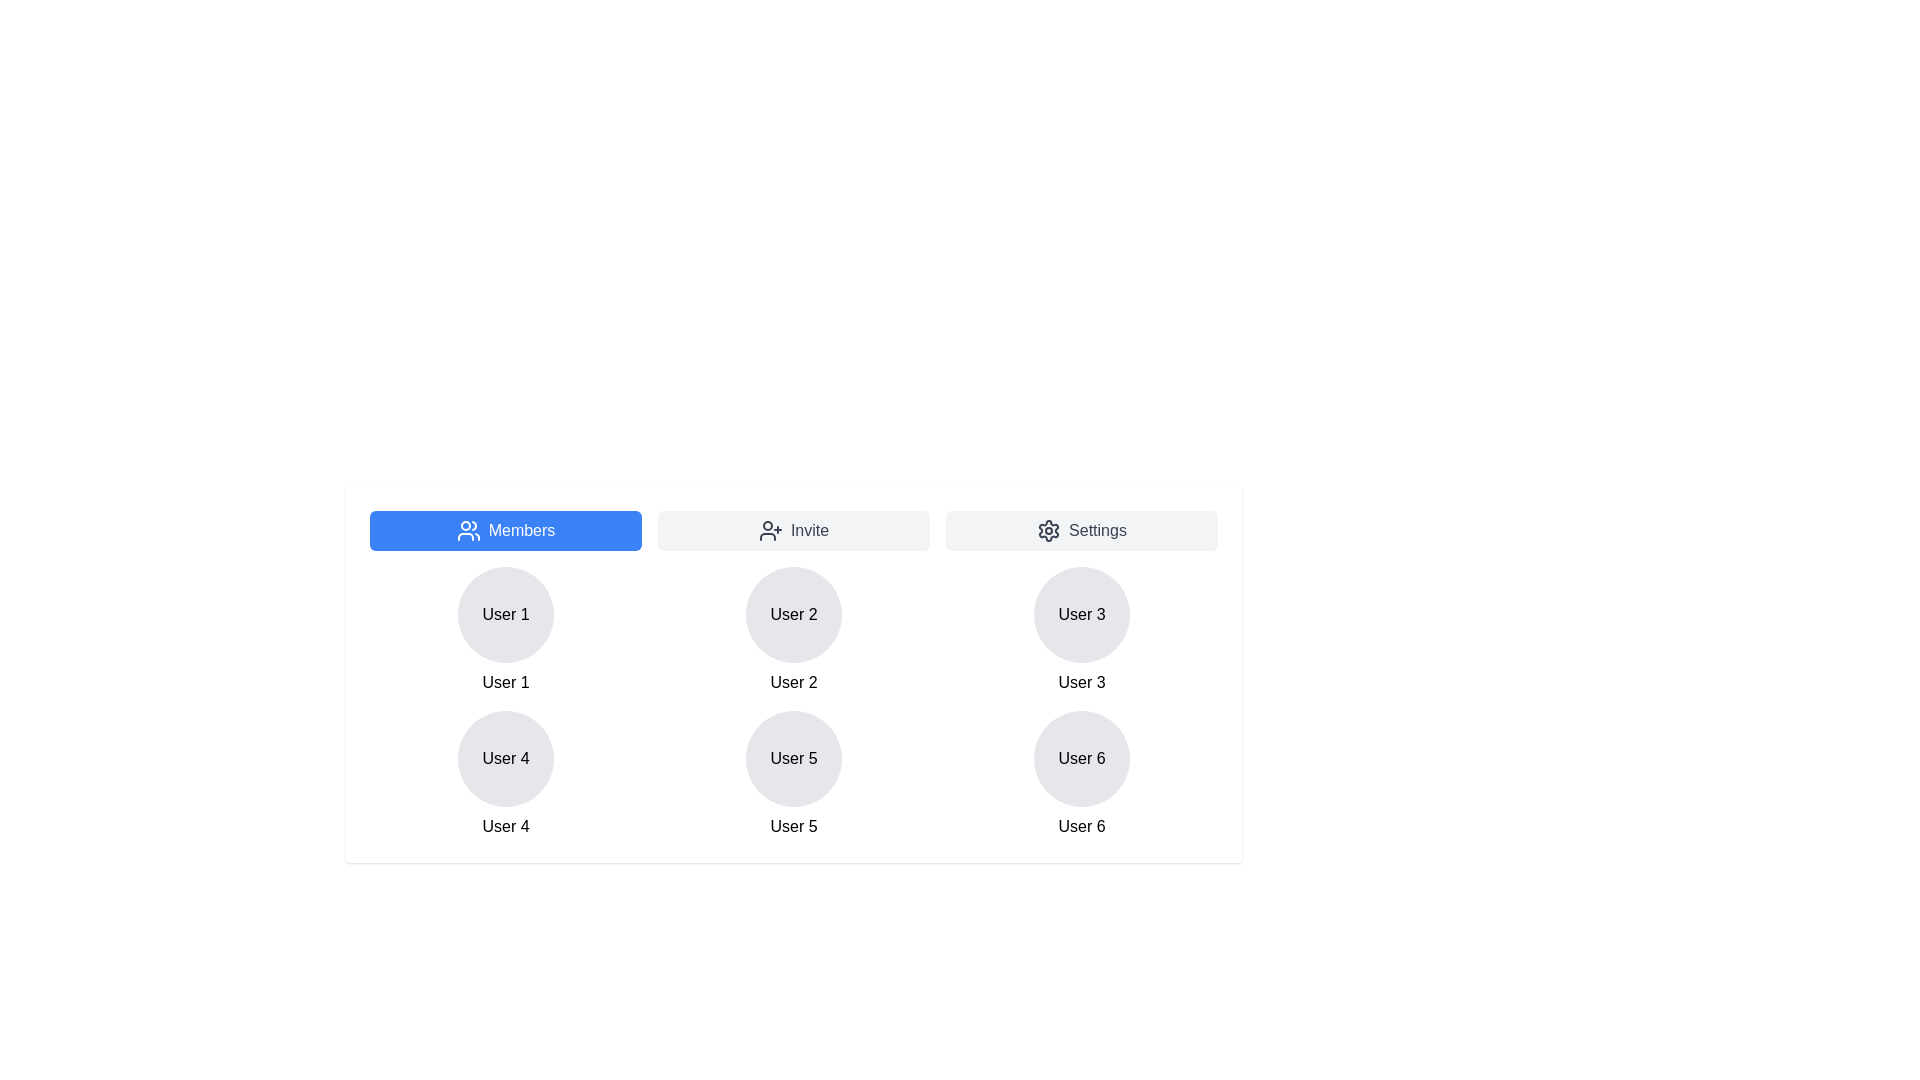 This screenshot has width=1920, height=1080. What do you see at coordinates (769, 530) in the screenshot?
I see `the 'Invite' button icon located between the 'Members' and 'Settings' buttons at the top row of the interface` at bounding box center [769, 530].